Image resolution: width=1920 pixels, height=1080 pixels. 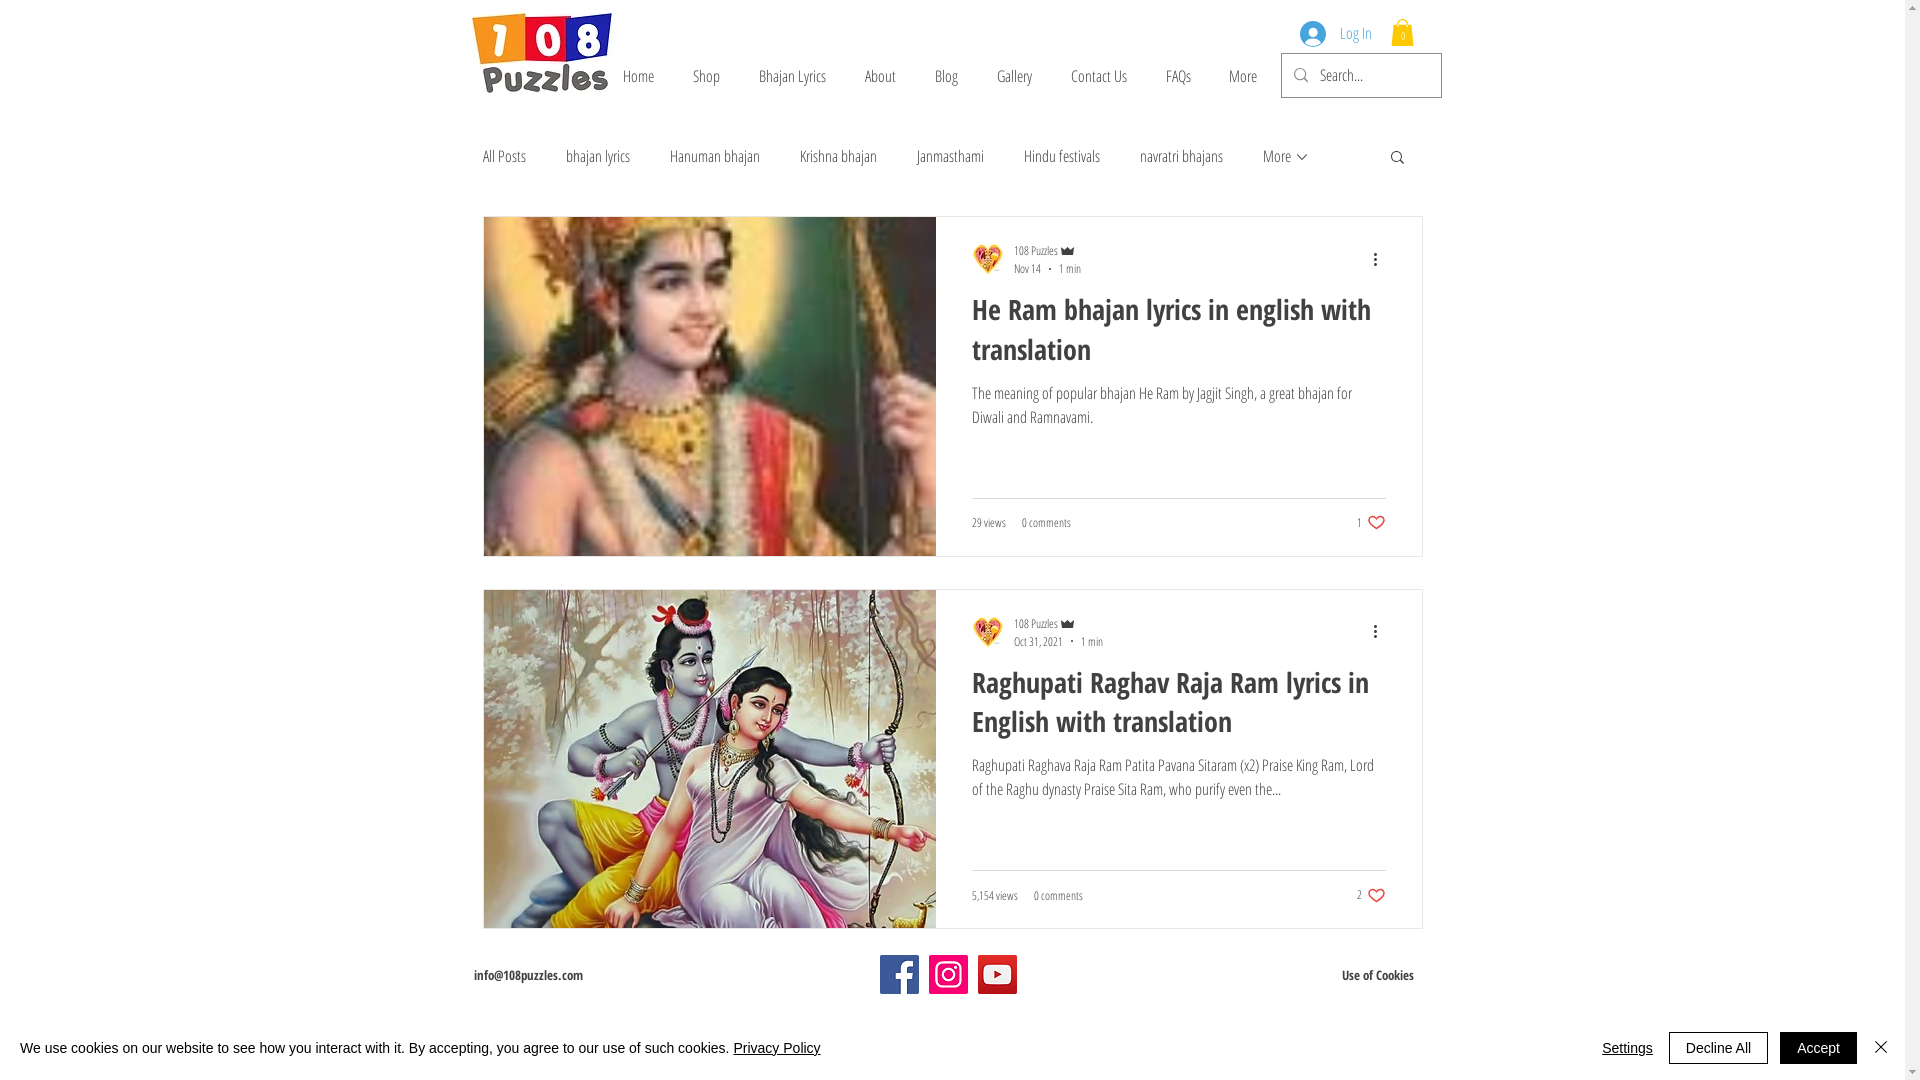 What do you see at coordinates (1045, 521) in the screenshot?
I see `'0 comments'` at bounding box center [1045, 521].